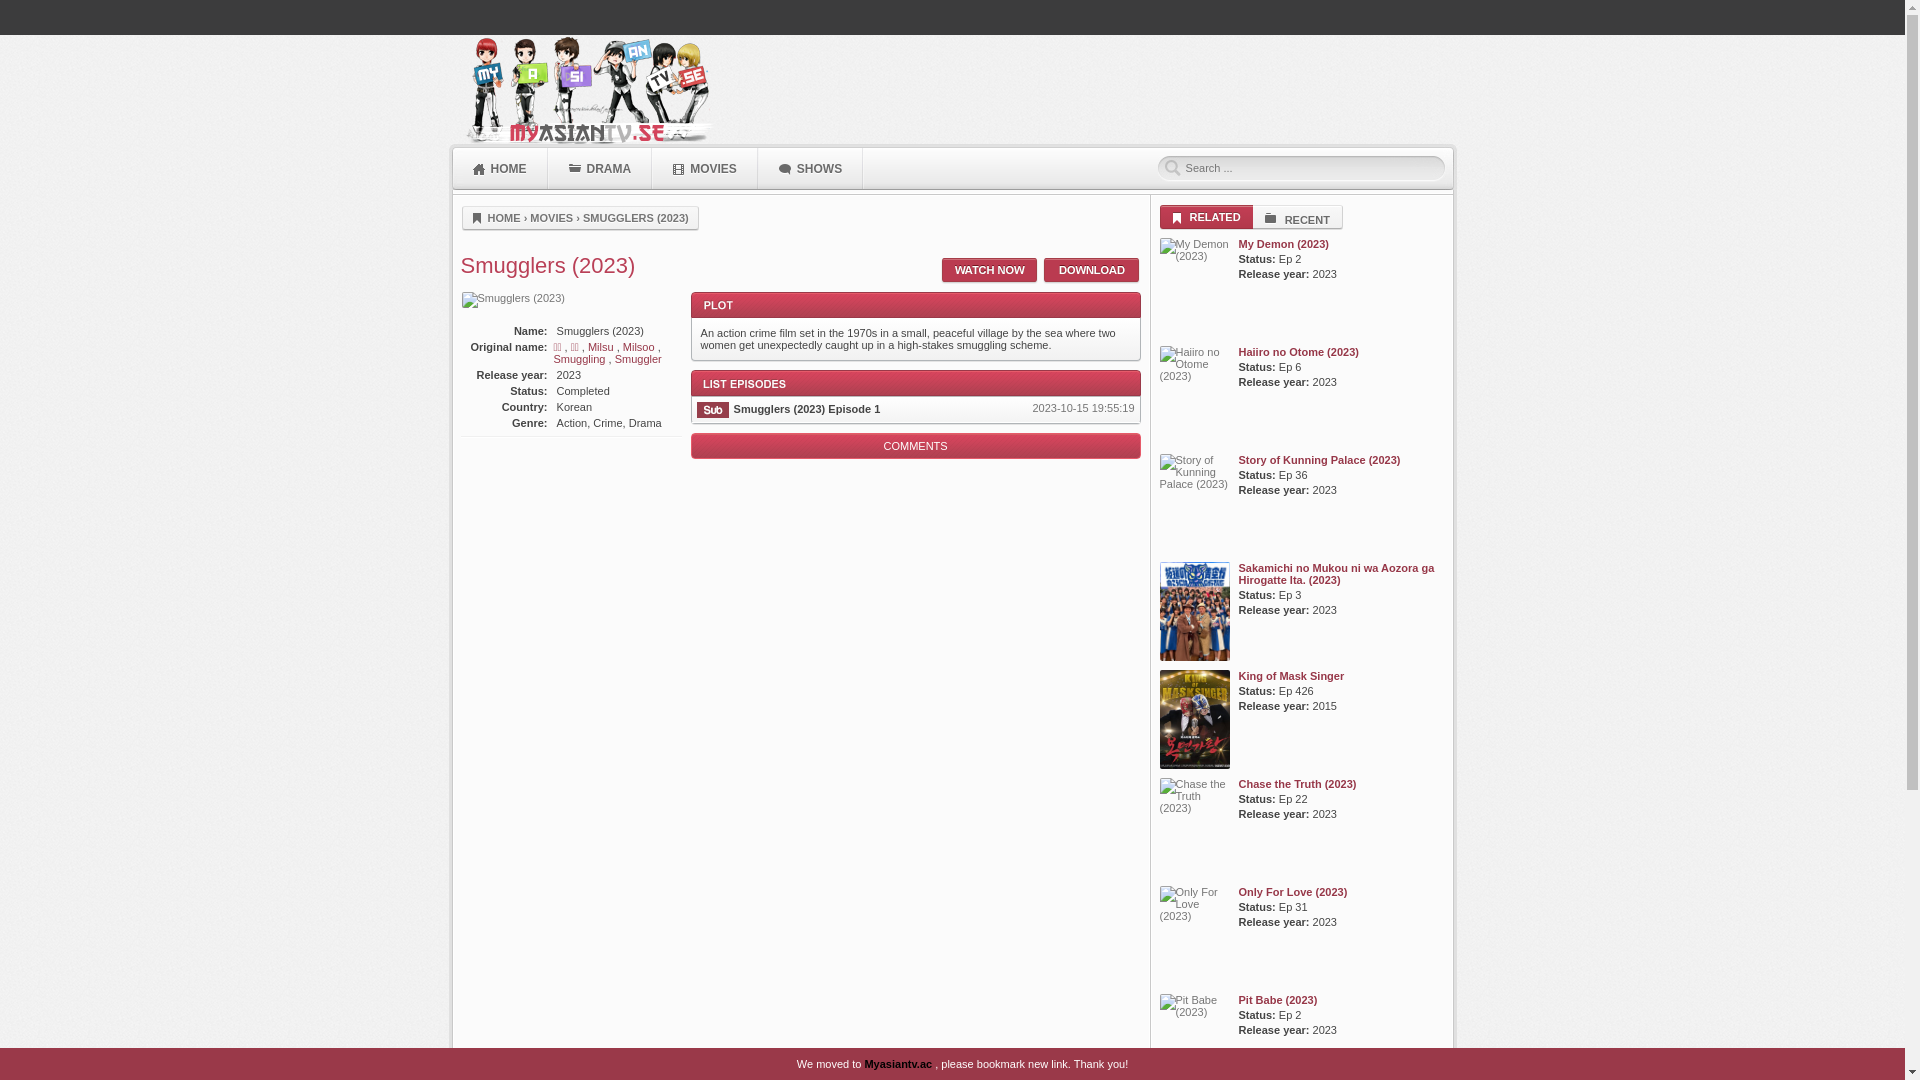 The image size is (1920, 1080). Describe the element at coordinates (552, 218) in the screenshot. I see `'MOVIES'` at that location.